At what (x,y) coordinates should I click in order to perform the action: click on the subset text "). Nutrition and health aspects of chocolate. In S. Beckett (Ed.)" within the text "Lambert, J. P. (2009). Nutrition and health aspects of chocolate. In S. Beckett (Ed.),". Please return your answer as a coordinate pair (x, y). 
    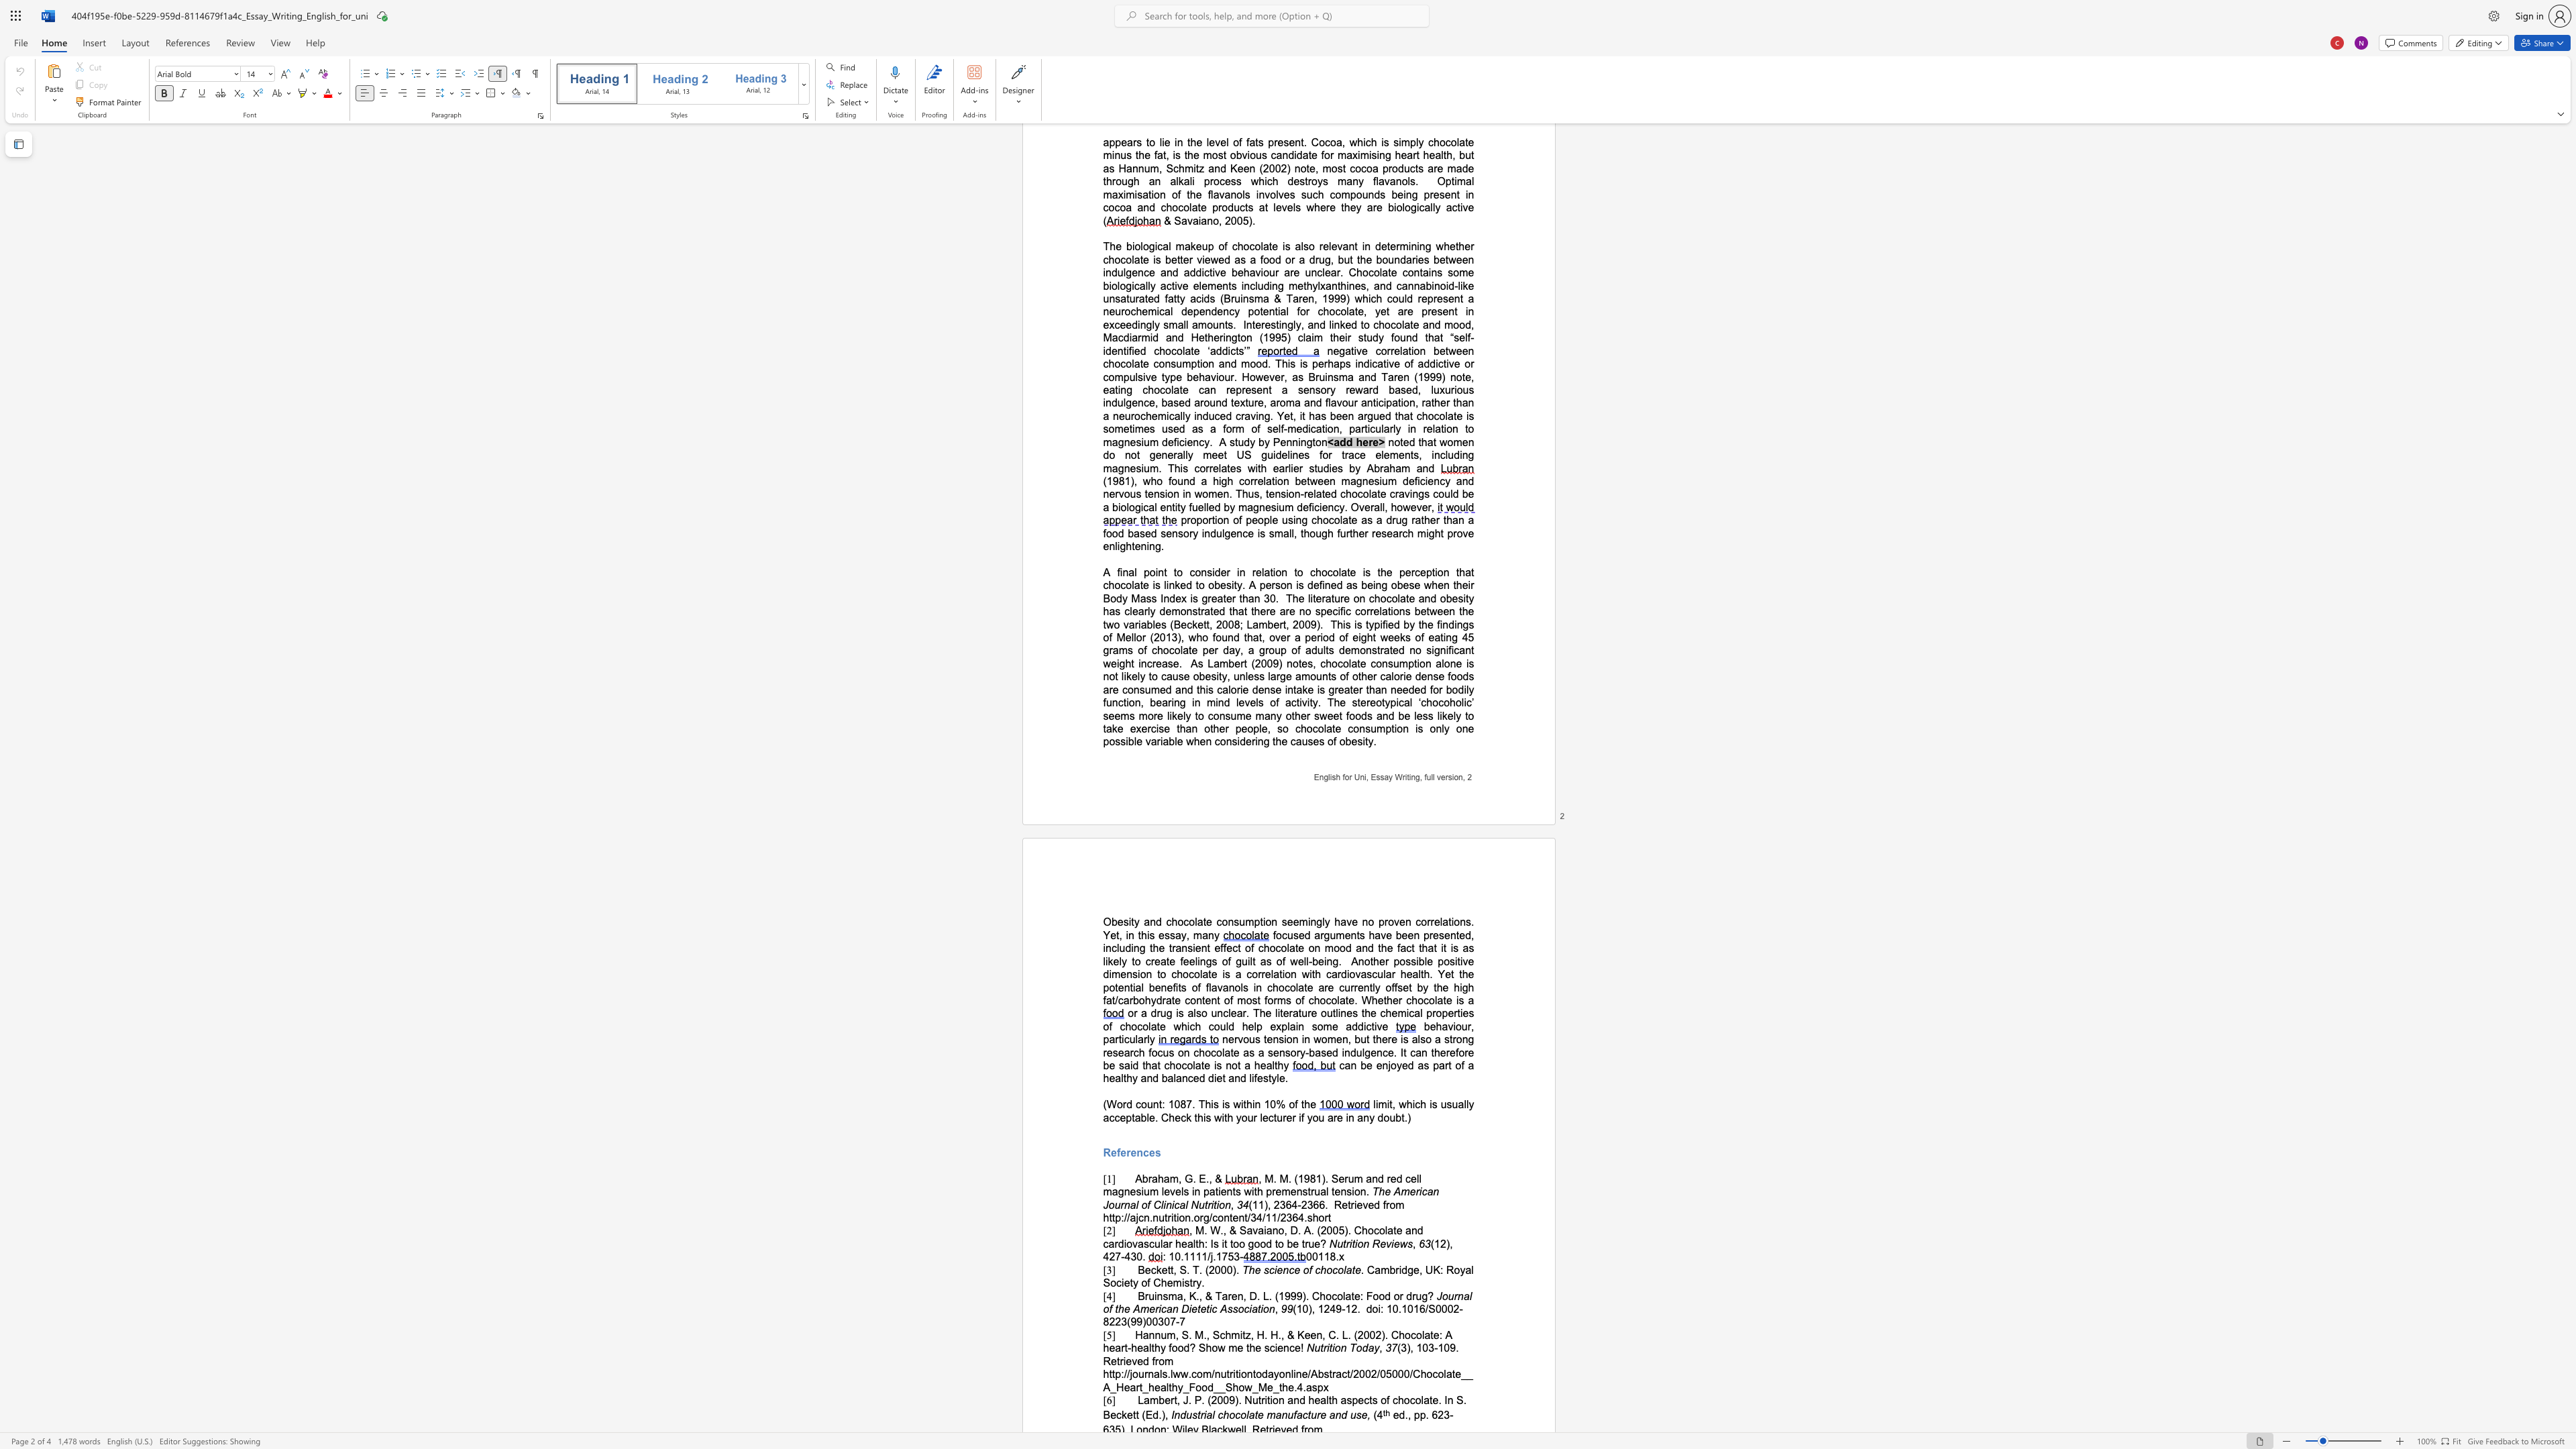
    Looking at the image, I should click on (1234, 1400).